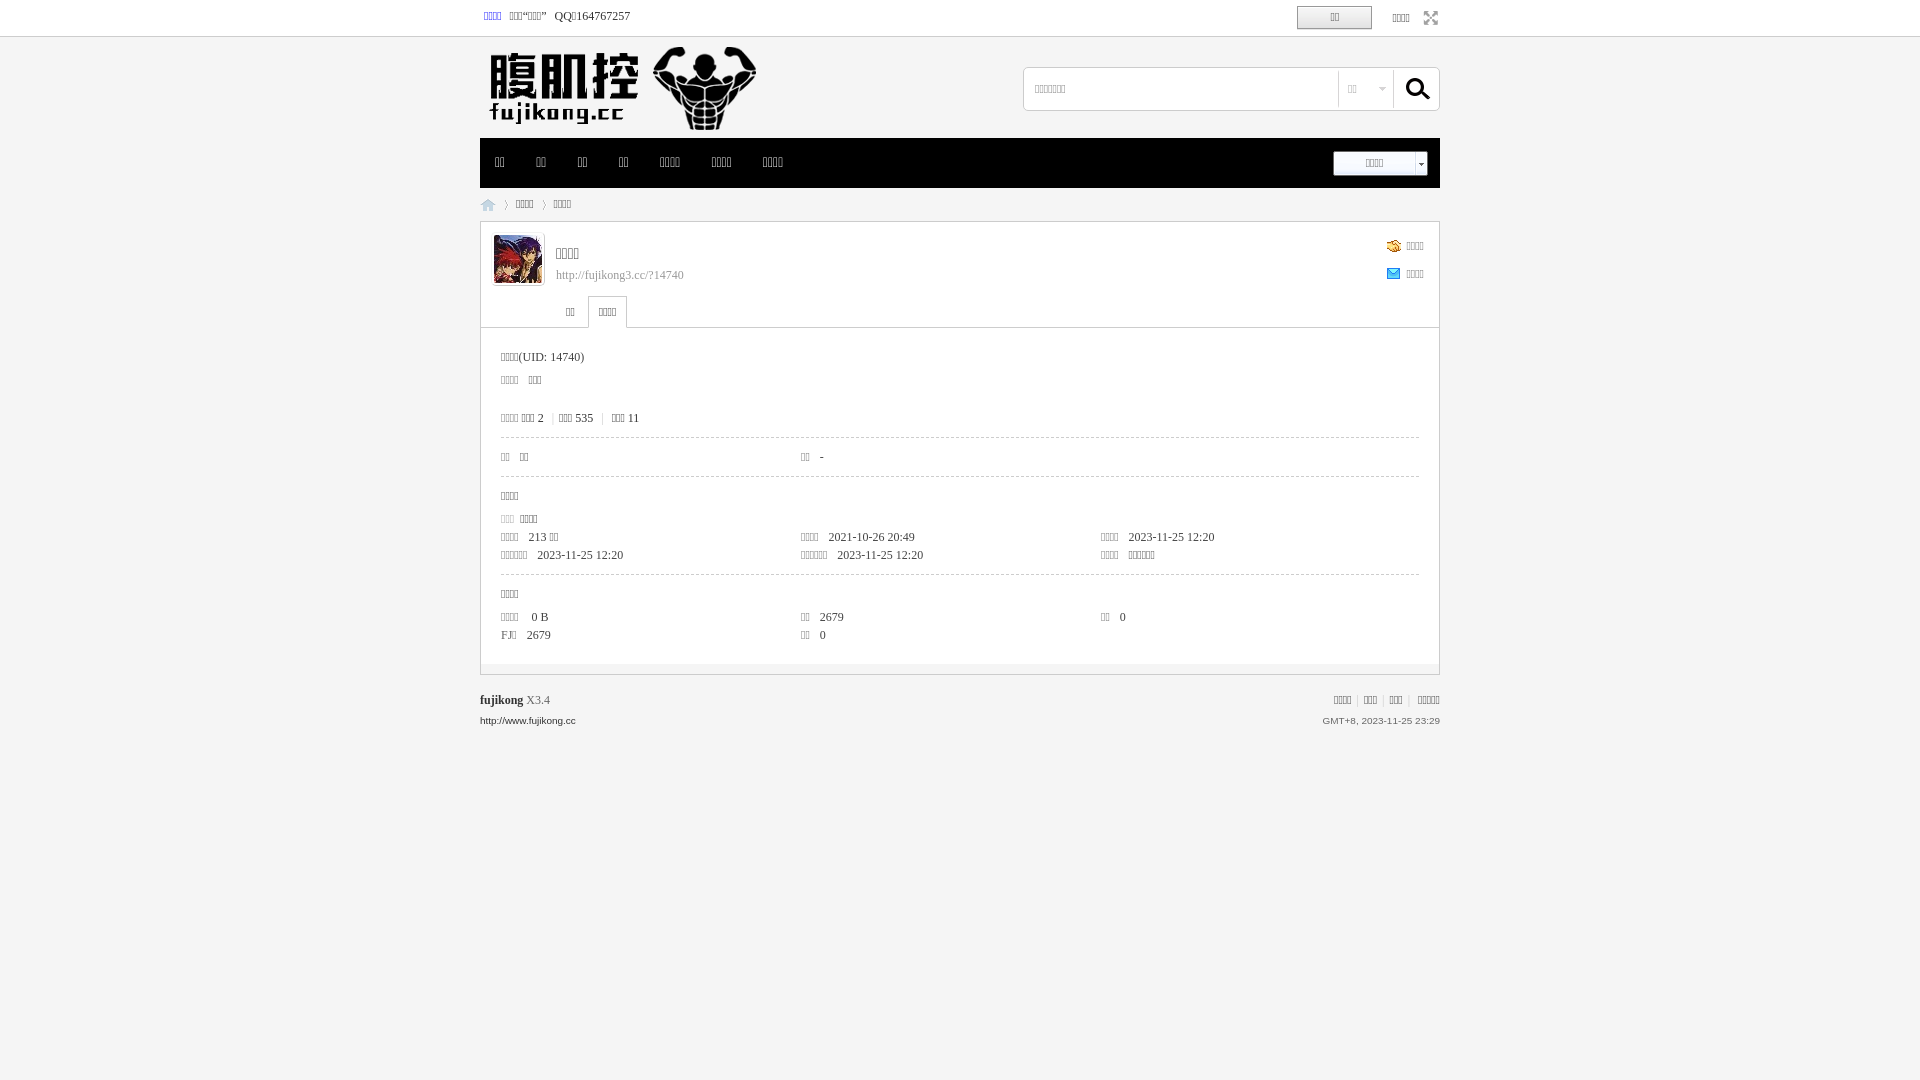  I want to click on 'true', so click(1406, 88).